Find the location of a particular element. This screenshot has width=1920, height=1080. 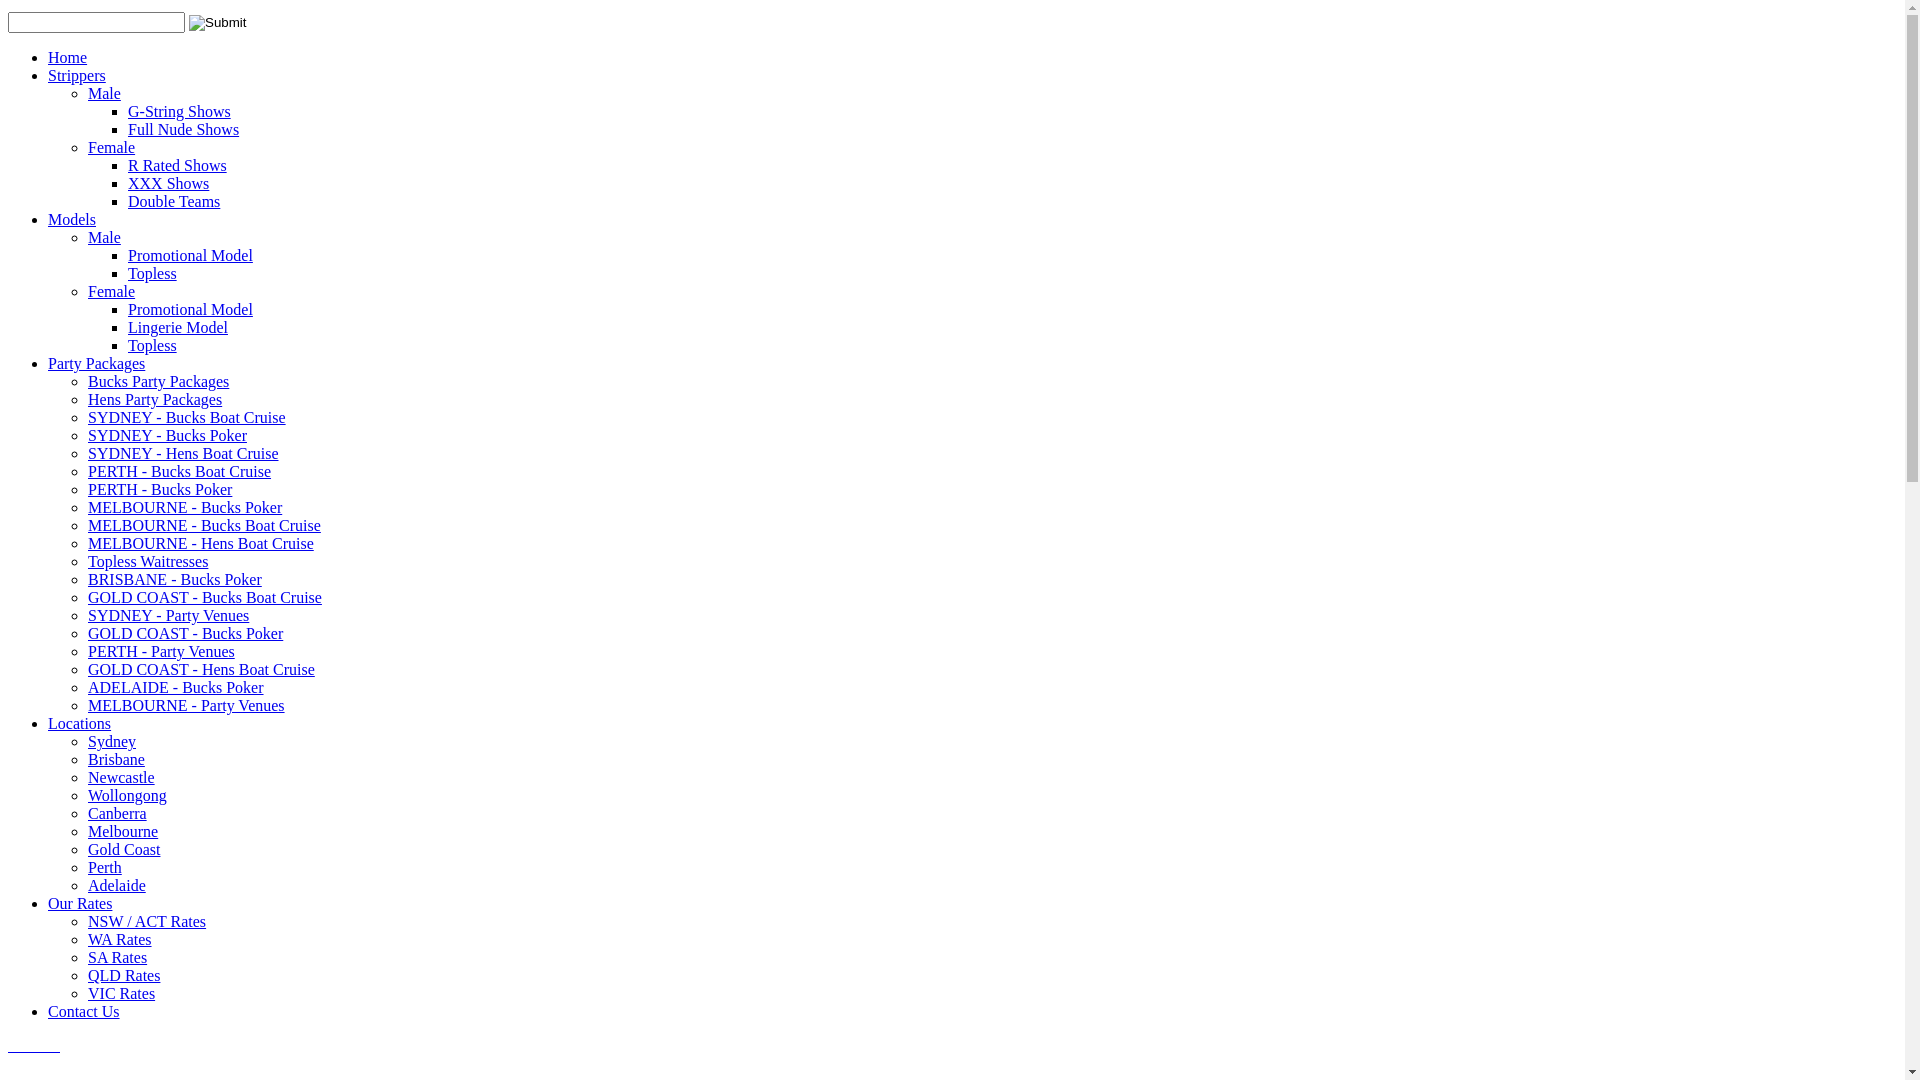

'Adelaide' is located at coordinates (115, 884).